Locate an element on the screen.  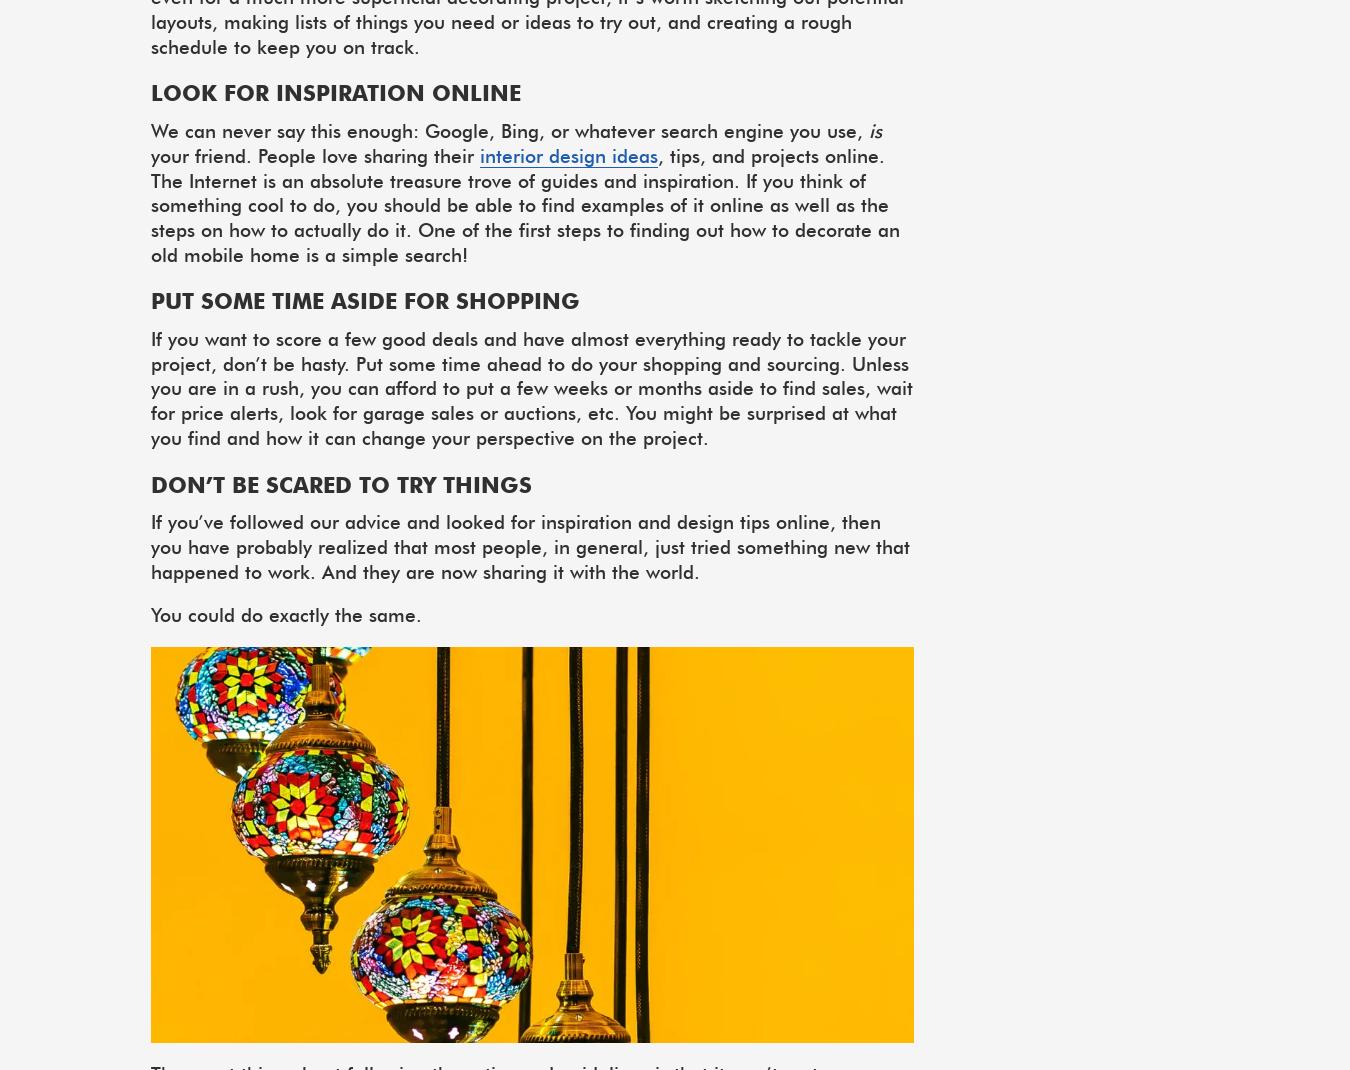
'We can never say this enough: Google, Bing, or whatever search engine you use,' is located at coordinates (151, 130).